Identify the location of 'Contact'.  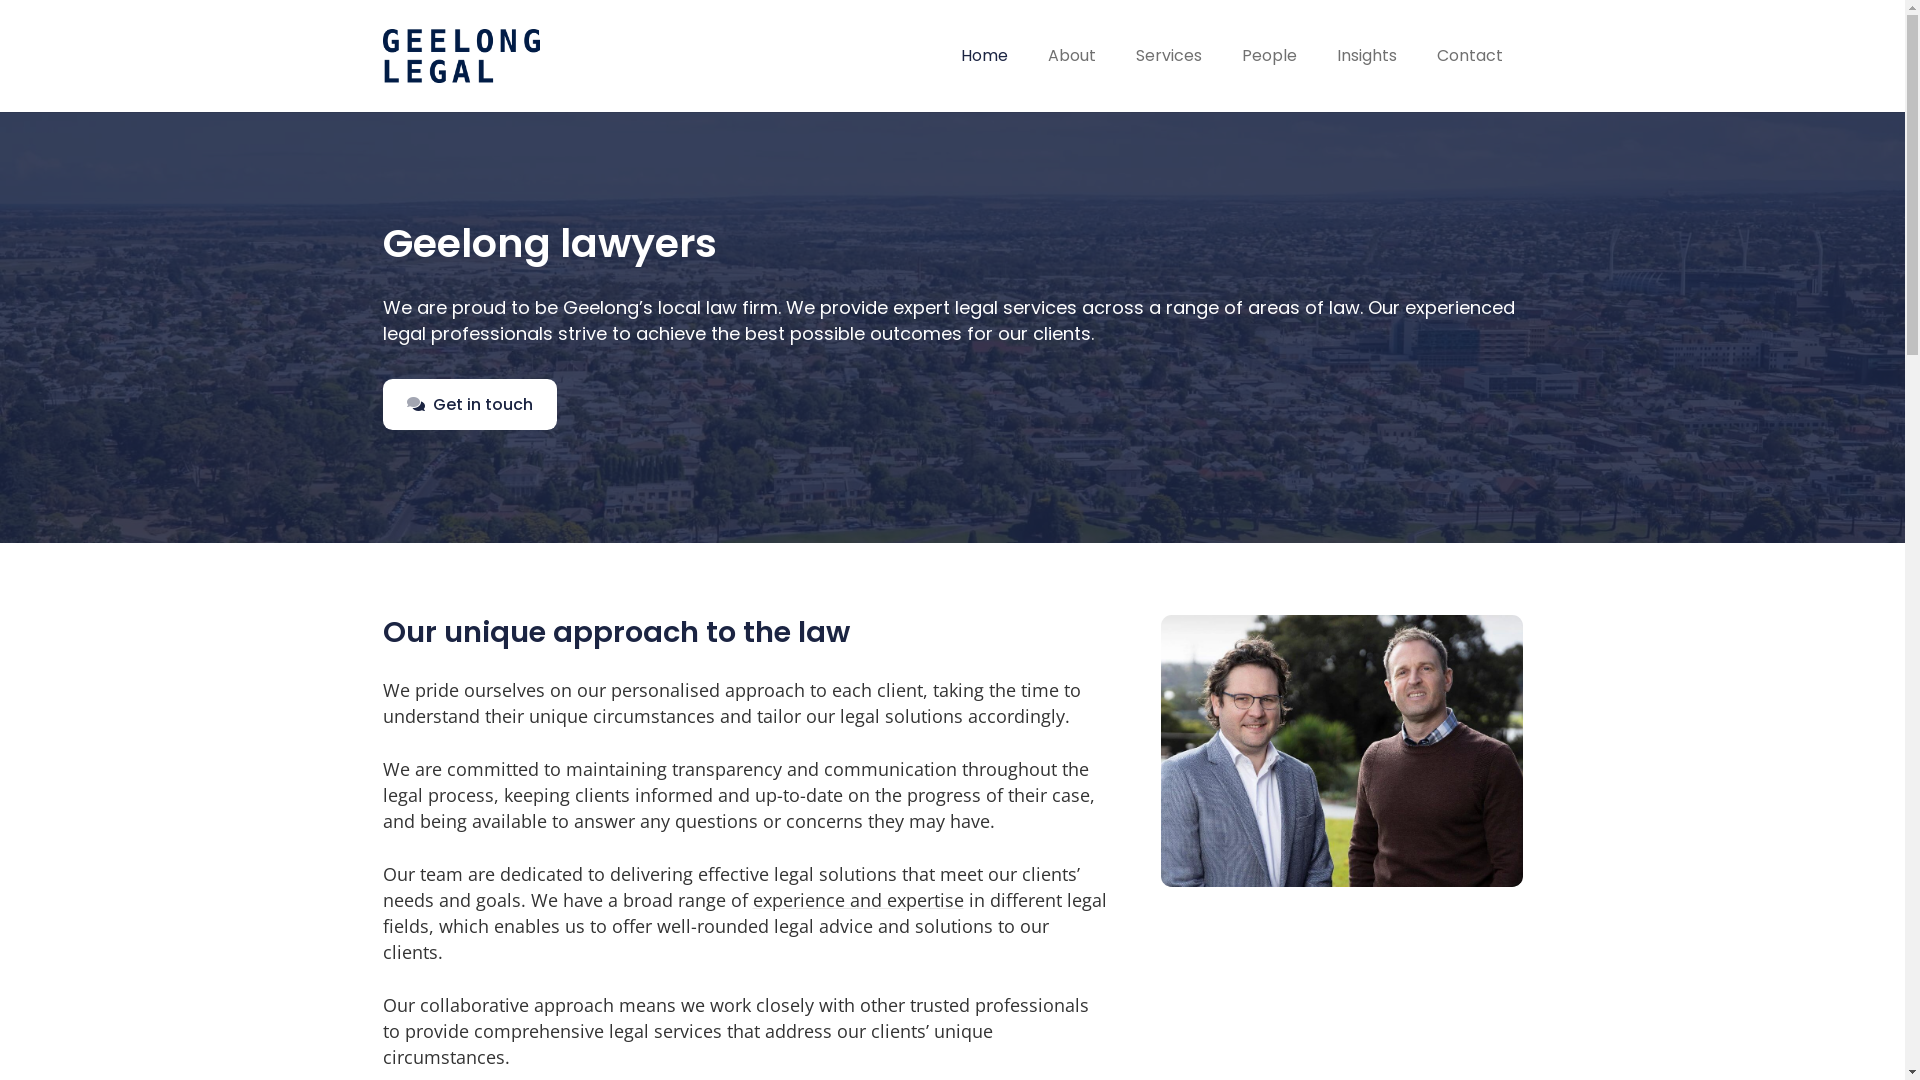
(1468, 55).